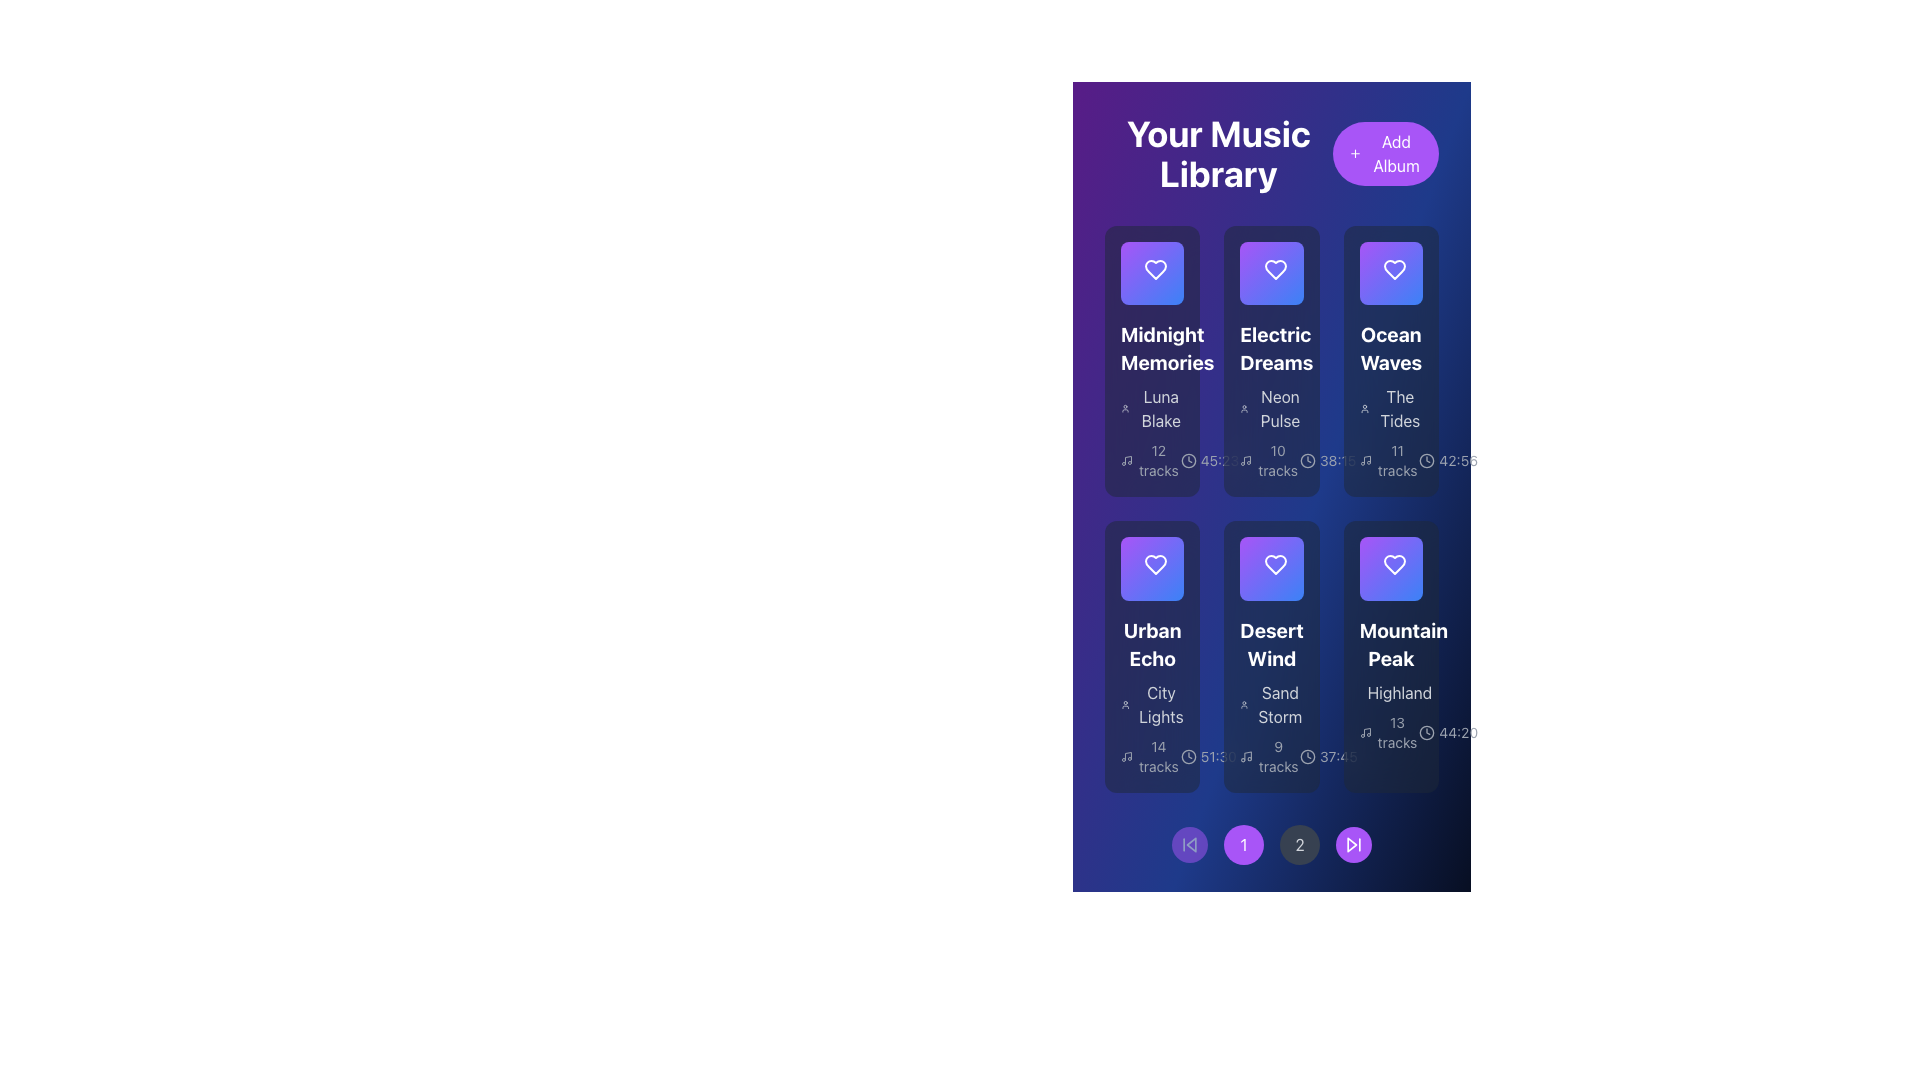 This screenshot has height=1080, width=1920. I want to click on the music icon located below the album 'Electric Dreams' in the second column of the grid, which visually indicates the number of tracks in the associated album, so click(1245, 461).